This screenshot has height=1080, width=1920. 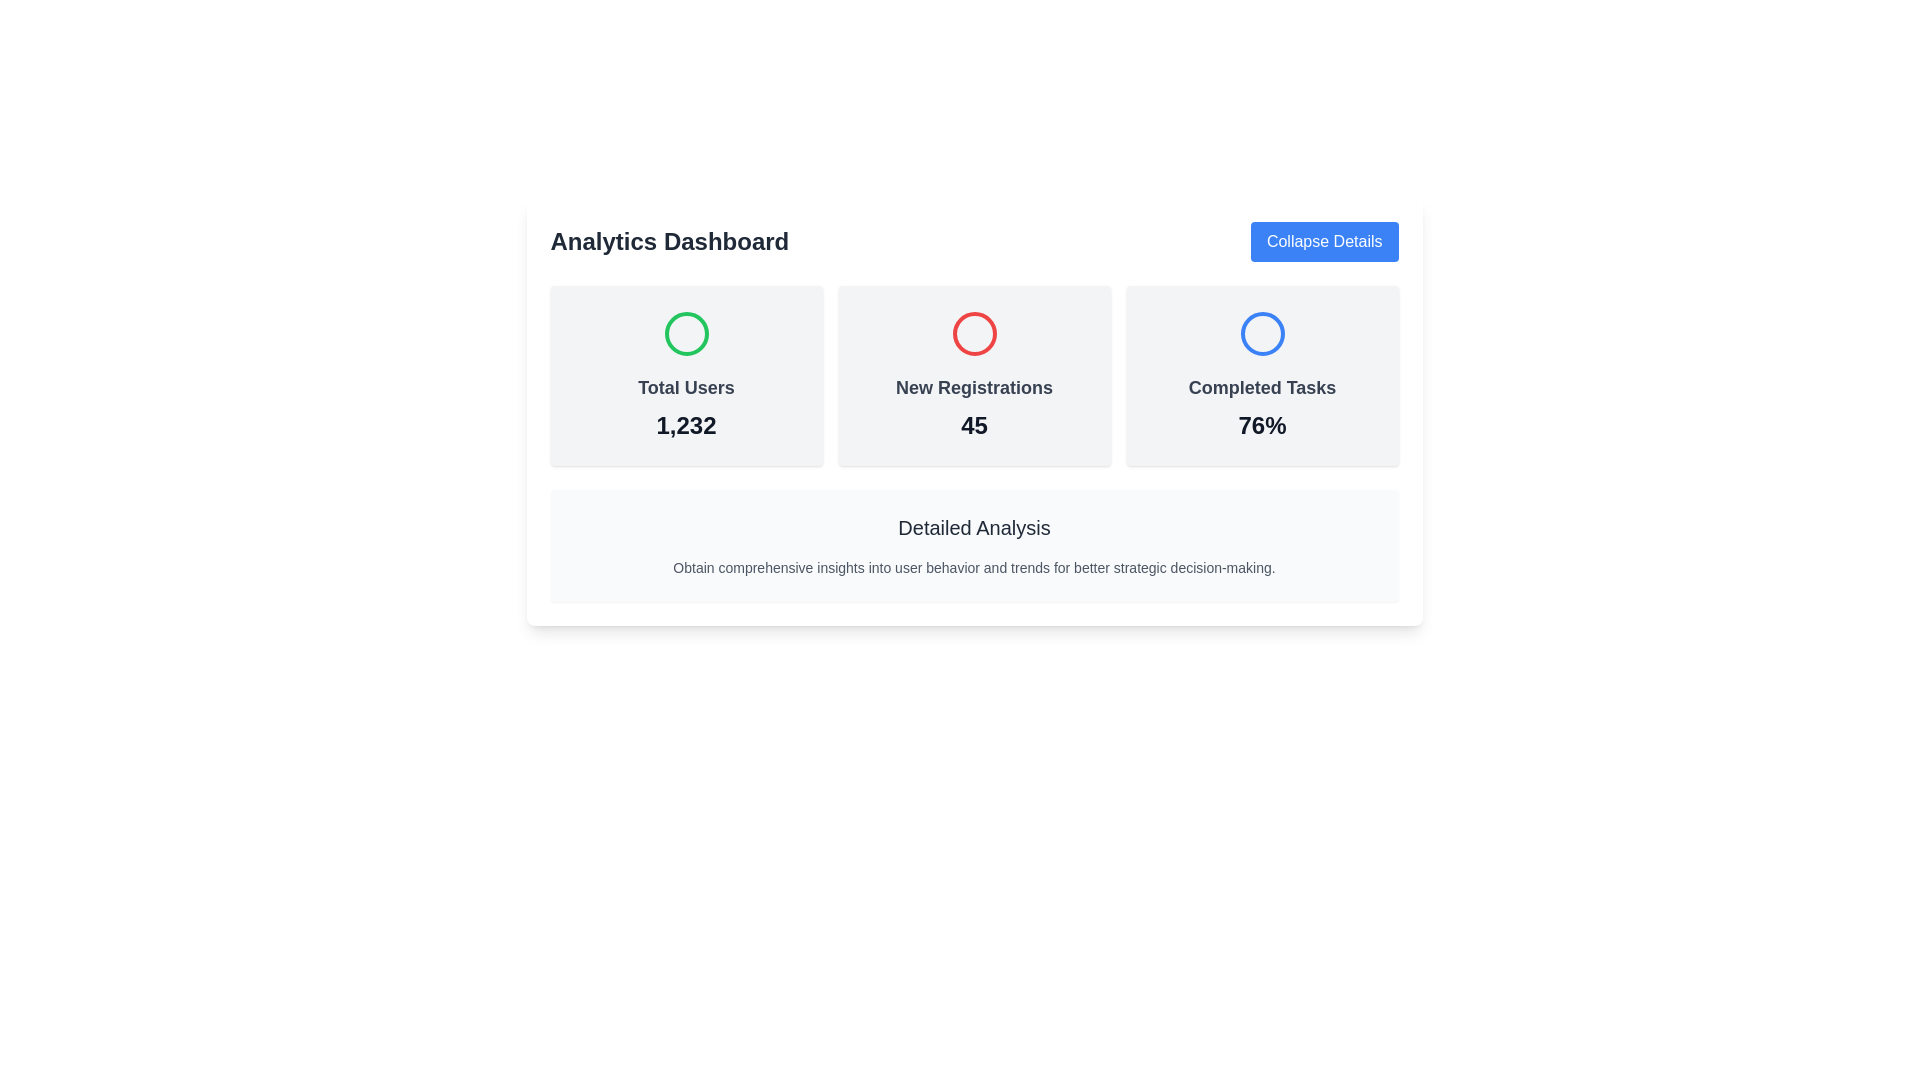 What do you see at coordinates (974, 388) in the screenshot?
I see `the descriptive label indicating 'New Registrations' located above the numeral '45' in the center of the card on the Analytics Dashboard` at bounding box center [974, 388].